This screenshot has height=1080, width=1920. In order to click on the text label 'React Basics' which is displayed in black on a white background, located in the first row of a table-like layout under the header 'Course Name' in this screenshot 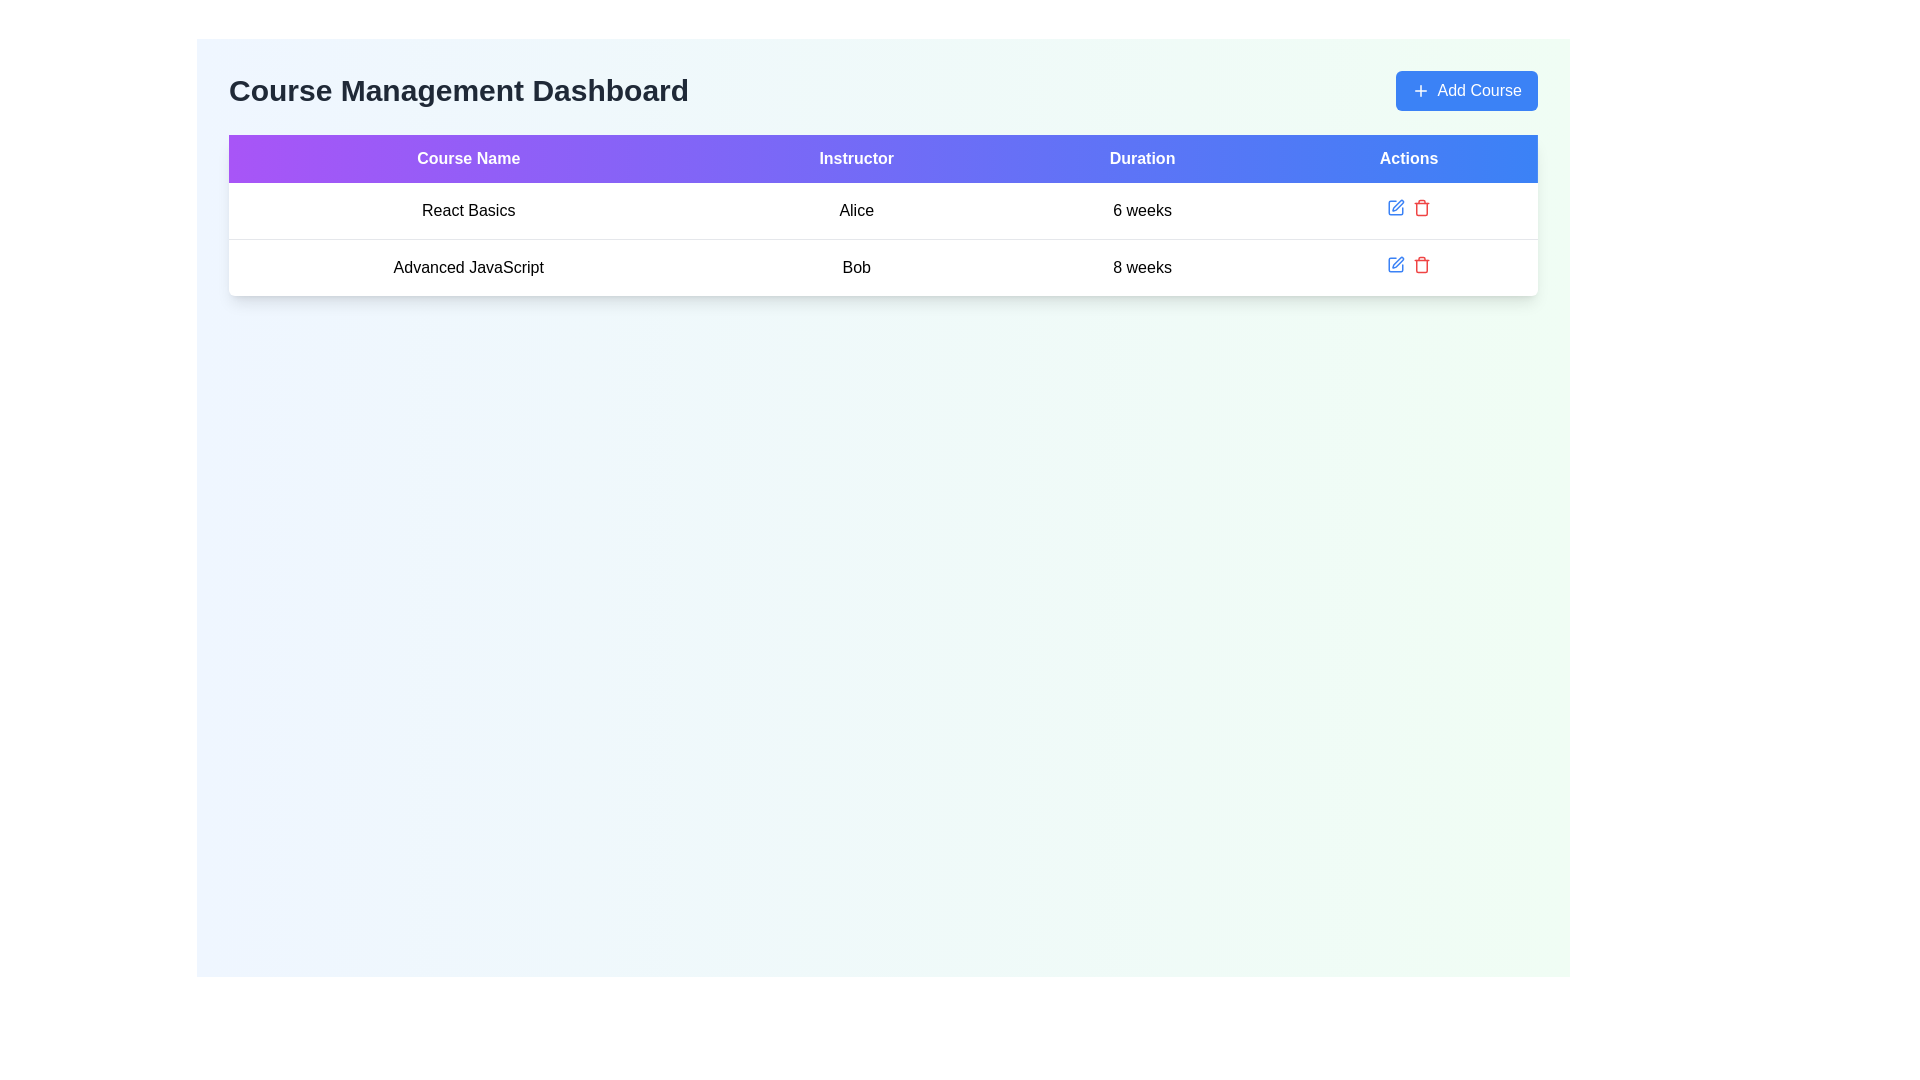, I will do `click(467, 211)`.